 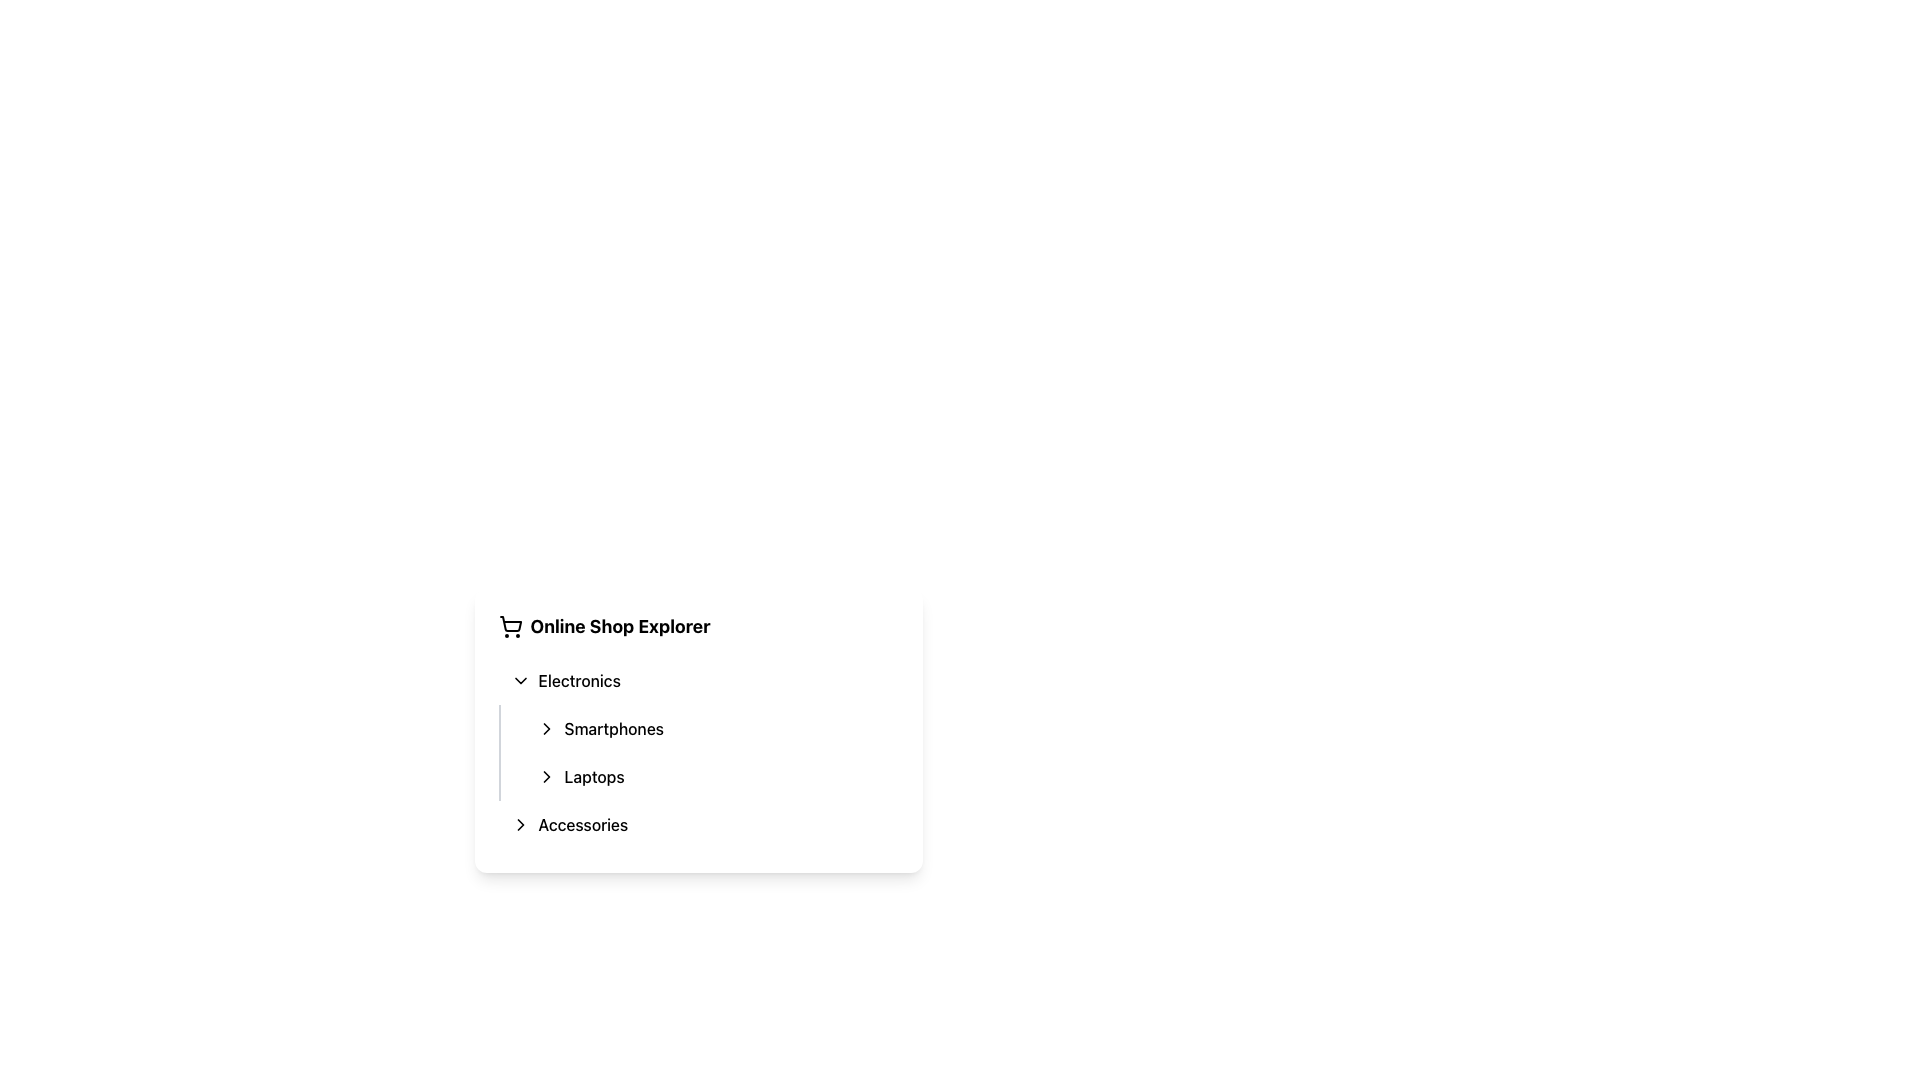 What do you see at coordinates (510, 623) in the screenshot?
I see `the shopping cart icon located in the header of the sidebar menu, adjacent to the 'Online Shop Explorer' text` at bounding box center [510, 623].